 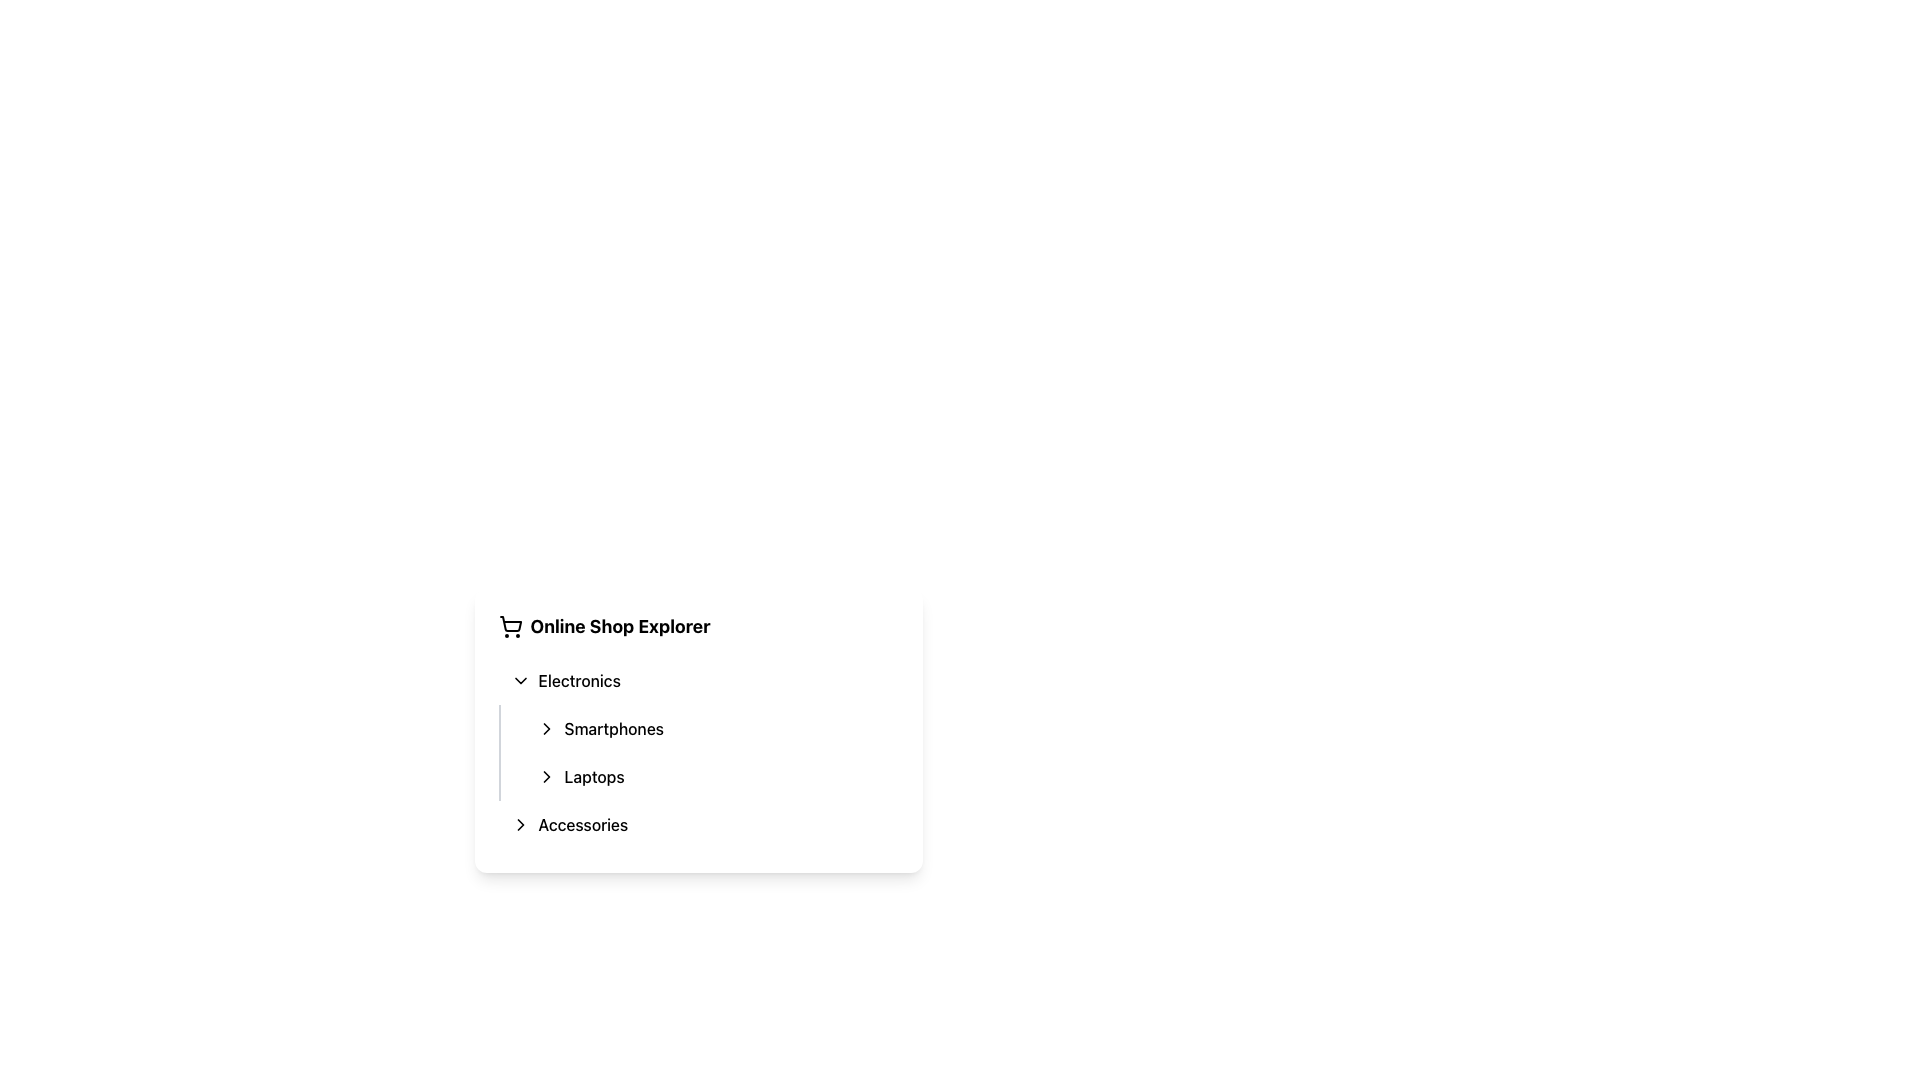 What do you see at coordinates (510, 623) in the screenshot?
I see `the shopping cart icon located in the header of the sidebar menu, adjacent to the 'Online Shop Explorer' text` at bounding box center [510, 623].